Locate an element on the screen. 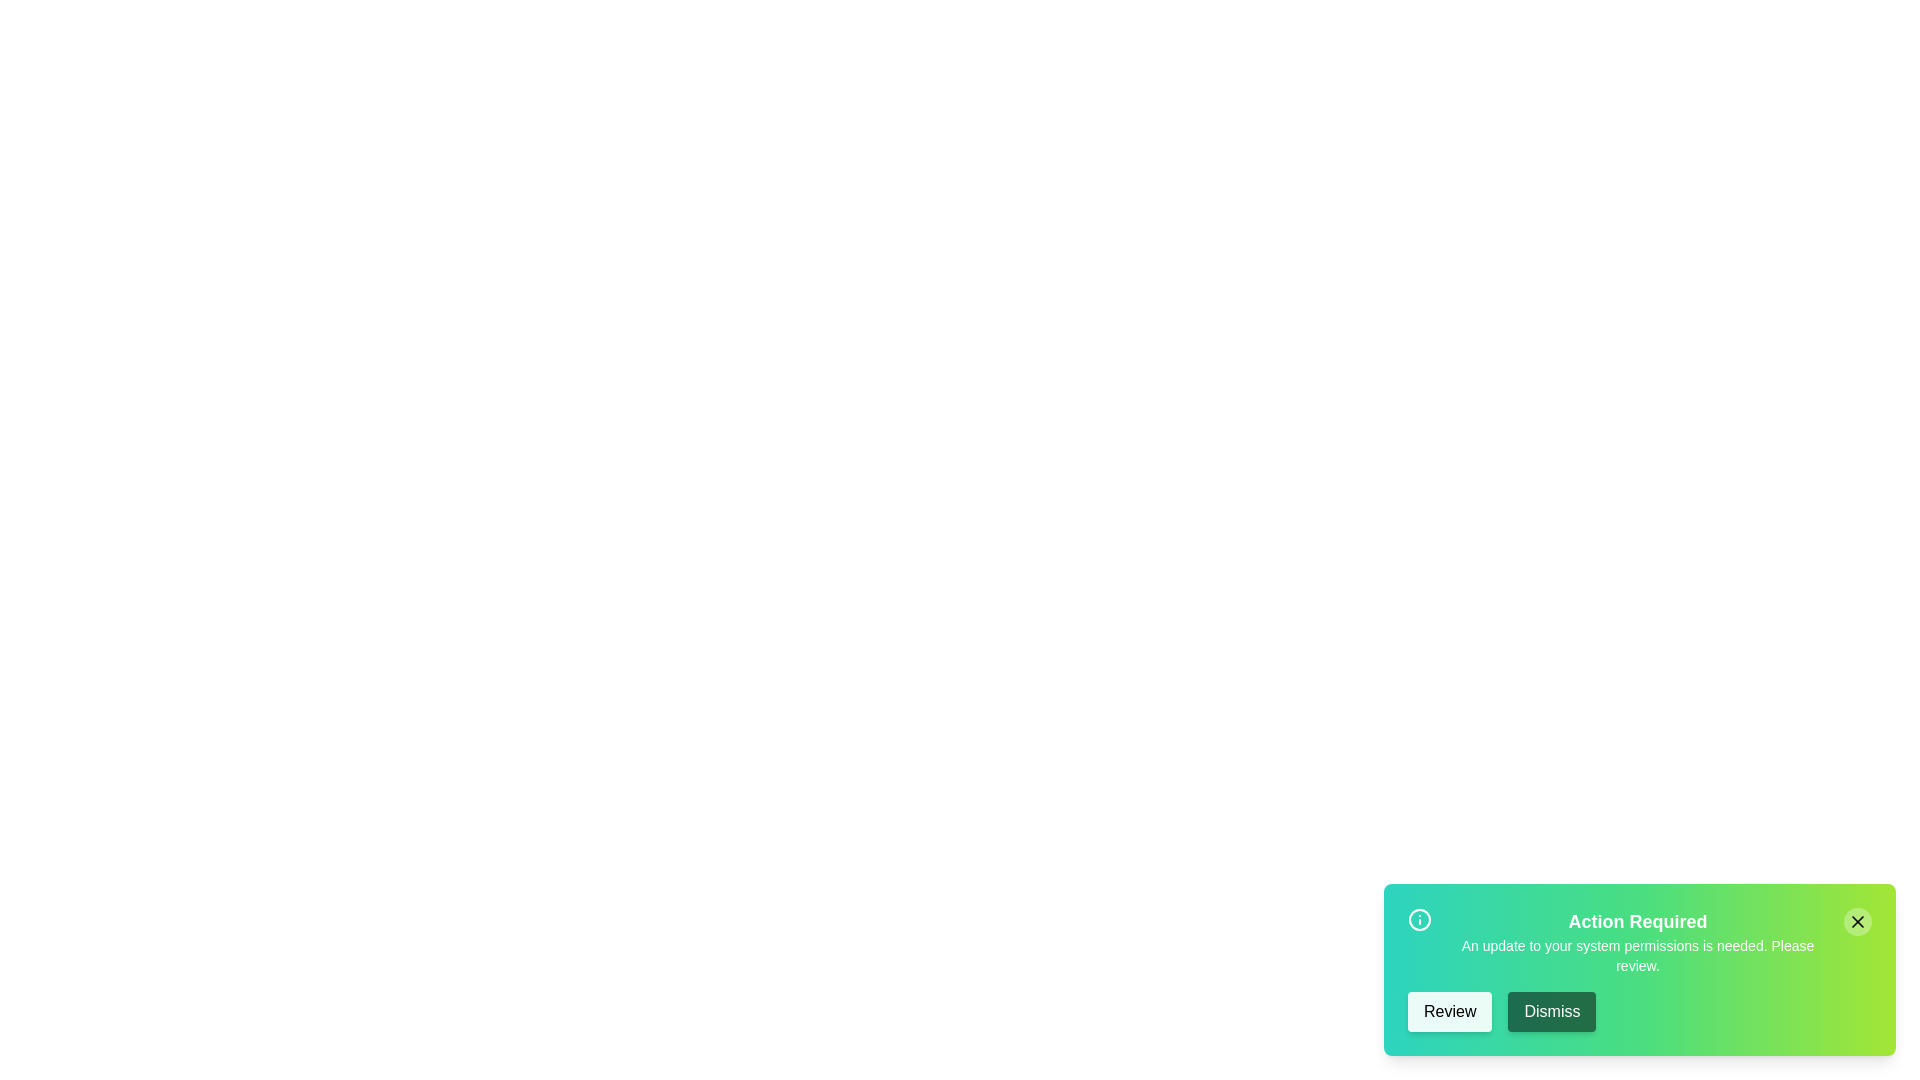 This screenshot has height=1080, width=1920. 'Review' button to proceed with the suggested action is located at coordinates (1449, 1011).